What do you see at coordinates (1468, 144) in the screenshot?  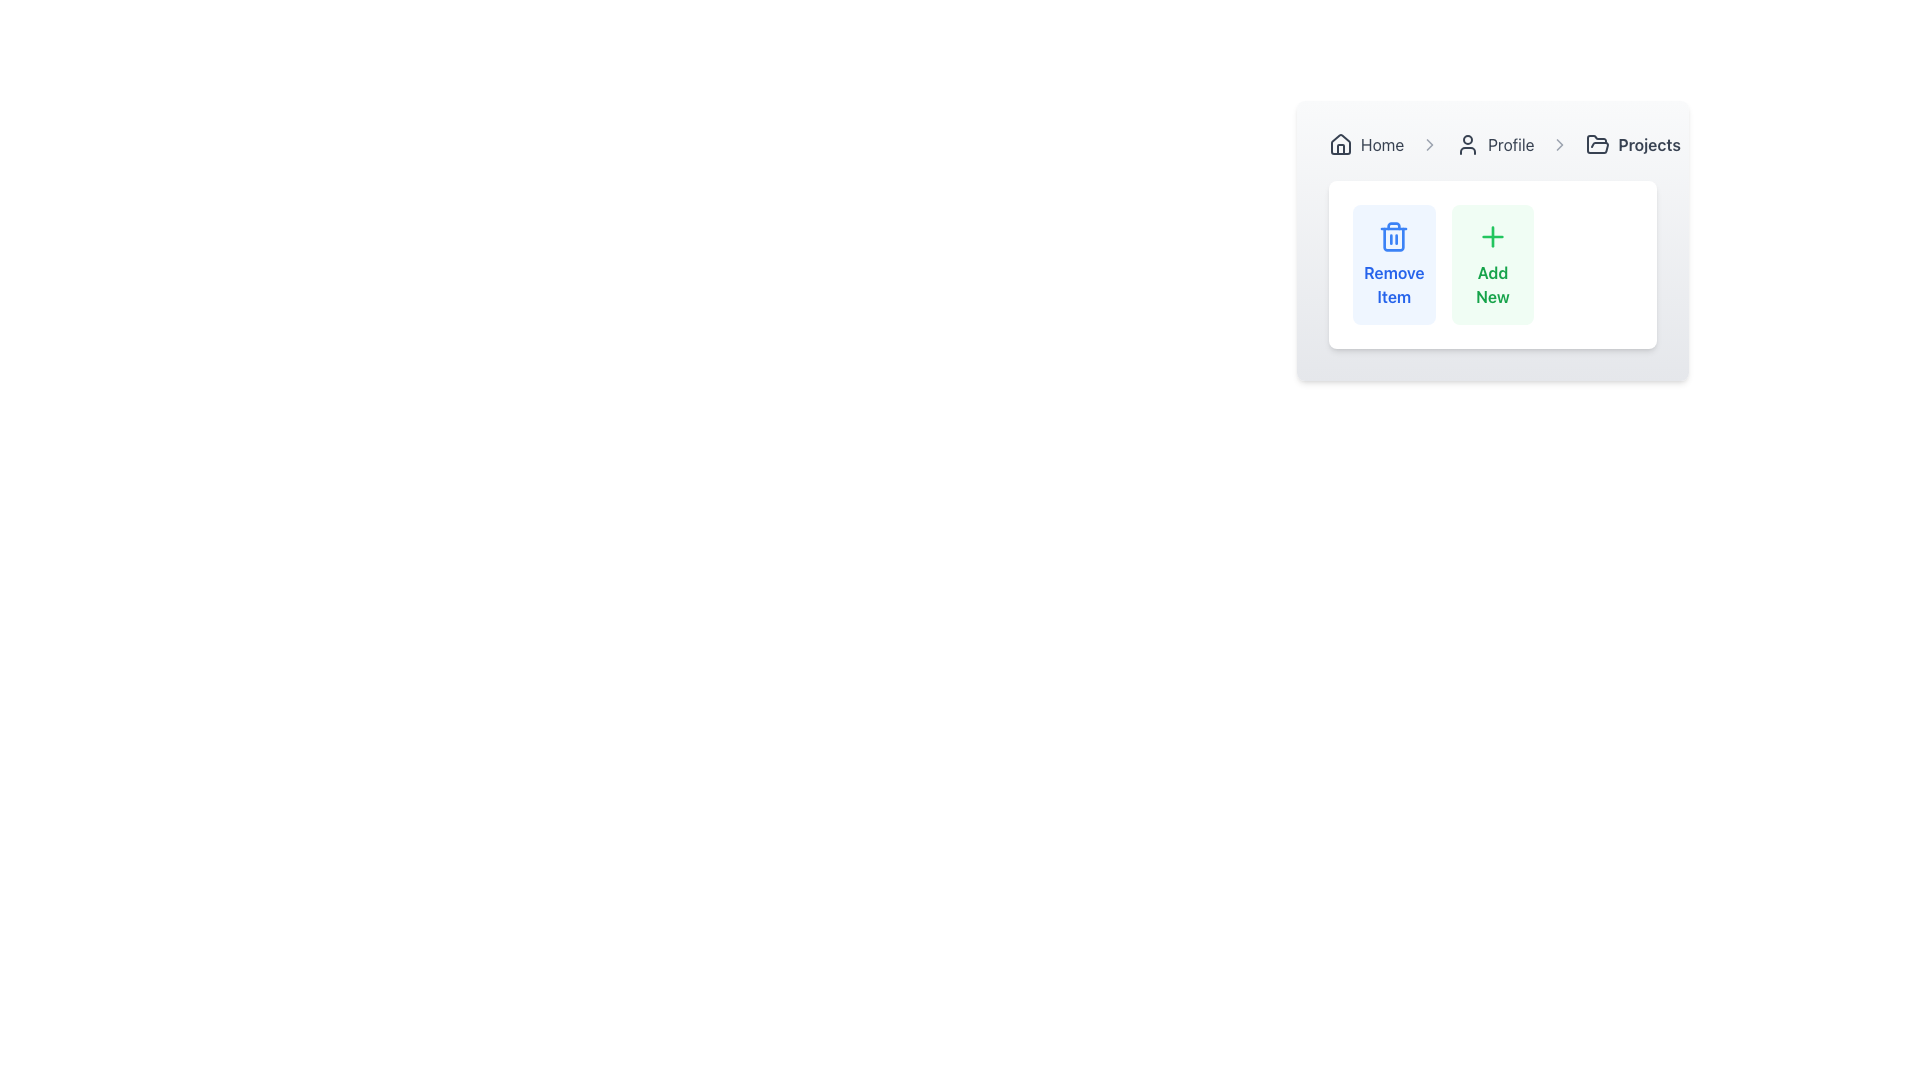 I see `the user profile icon, which is a minimalistic line drawing of a person located to the left of the 'Profile' text in the breadcrumb navigation` at bounding box center [1468, 144].